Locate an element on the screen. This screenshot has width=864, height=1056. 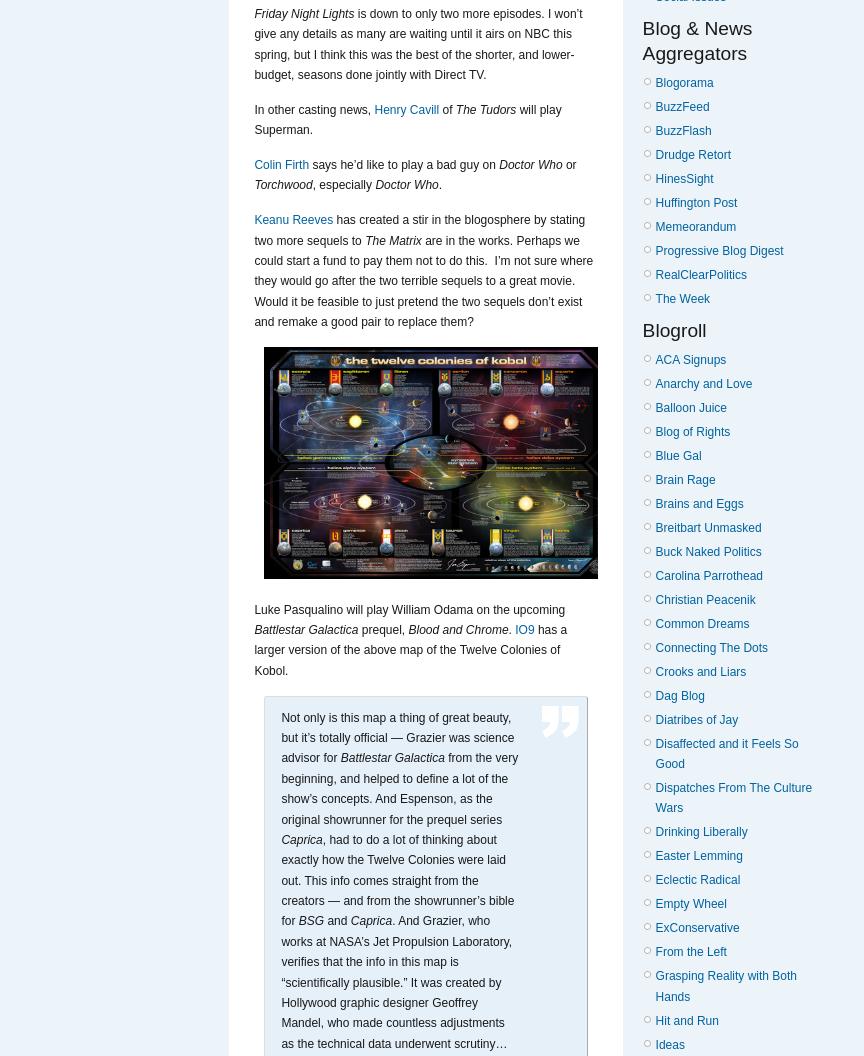
'ACA Signups' is located at coordinates (690, 358).